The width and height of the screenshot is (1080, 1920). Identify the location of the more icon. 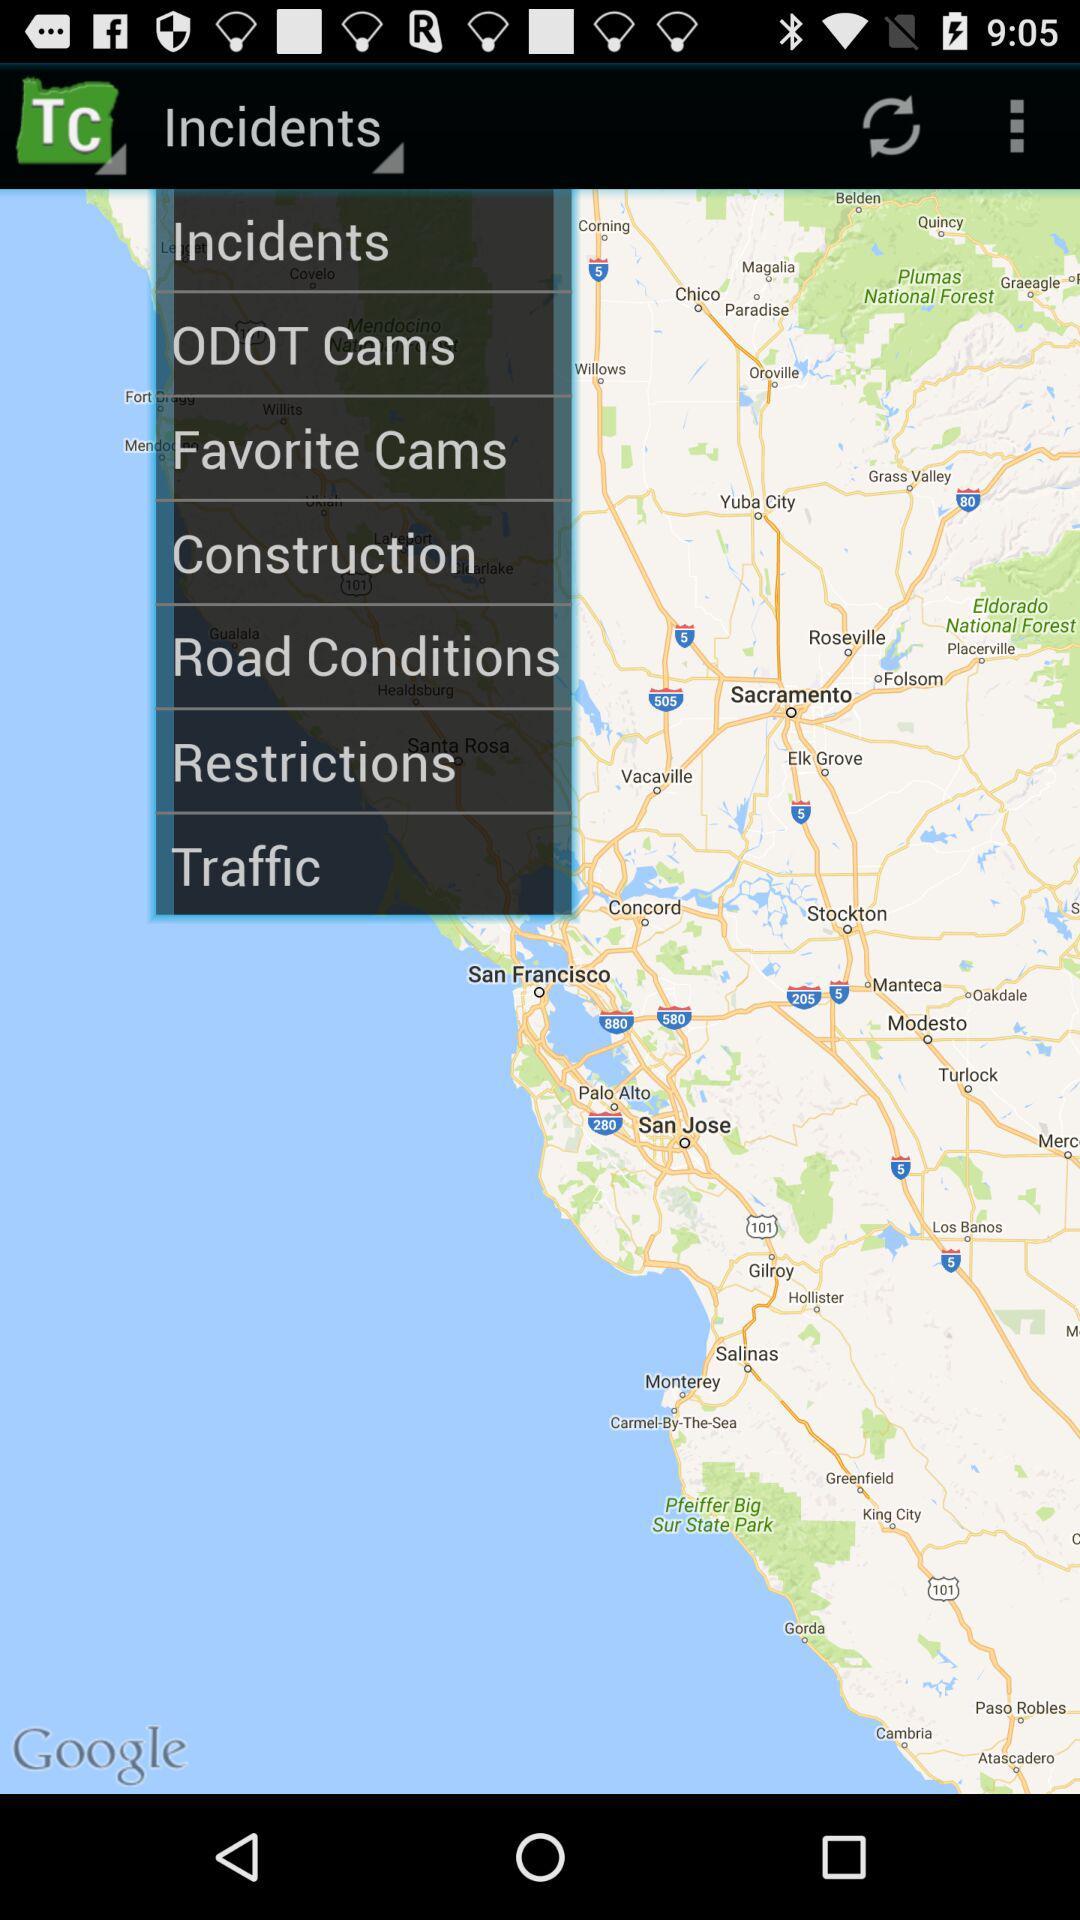
(1017, 133).